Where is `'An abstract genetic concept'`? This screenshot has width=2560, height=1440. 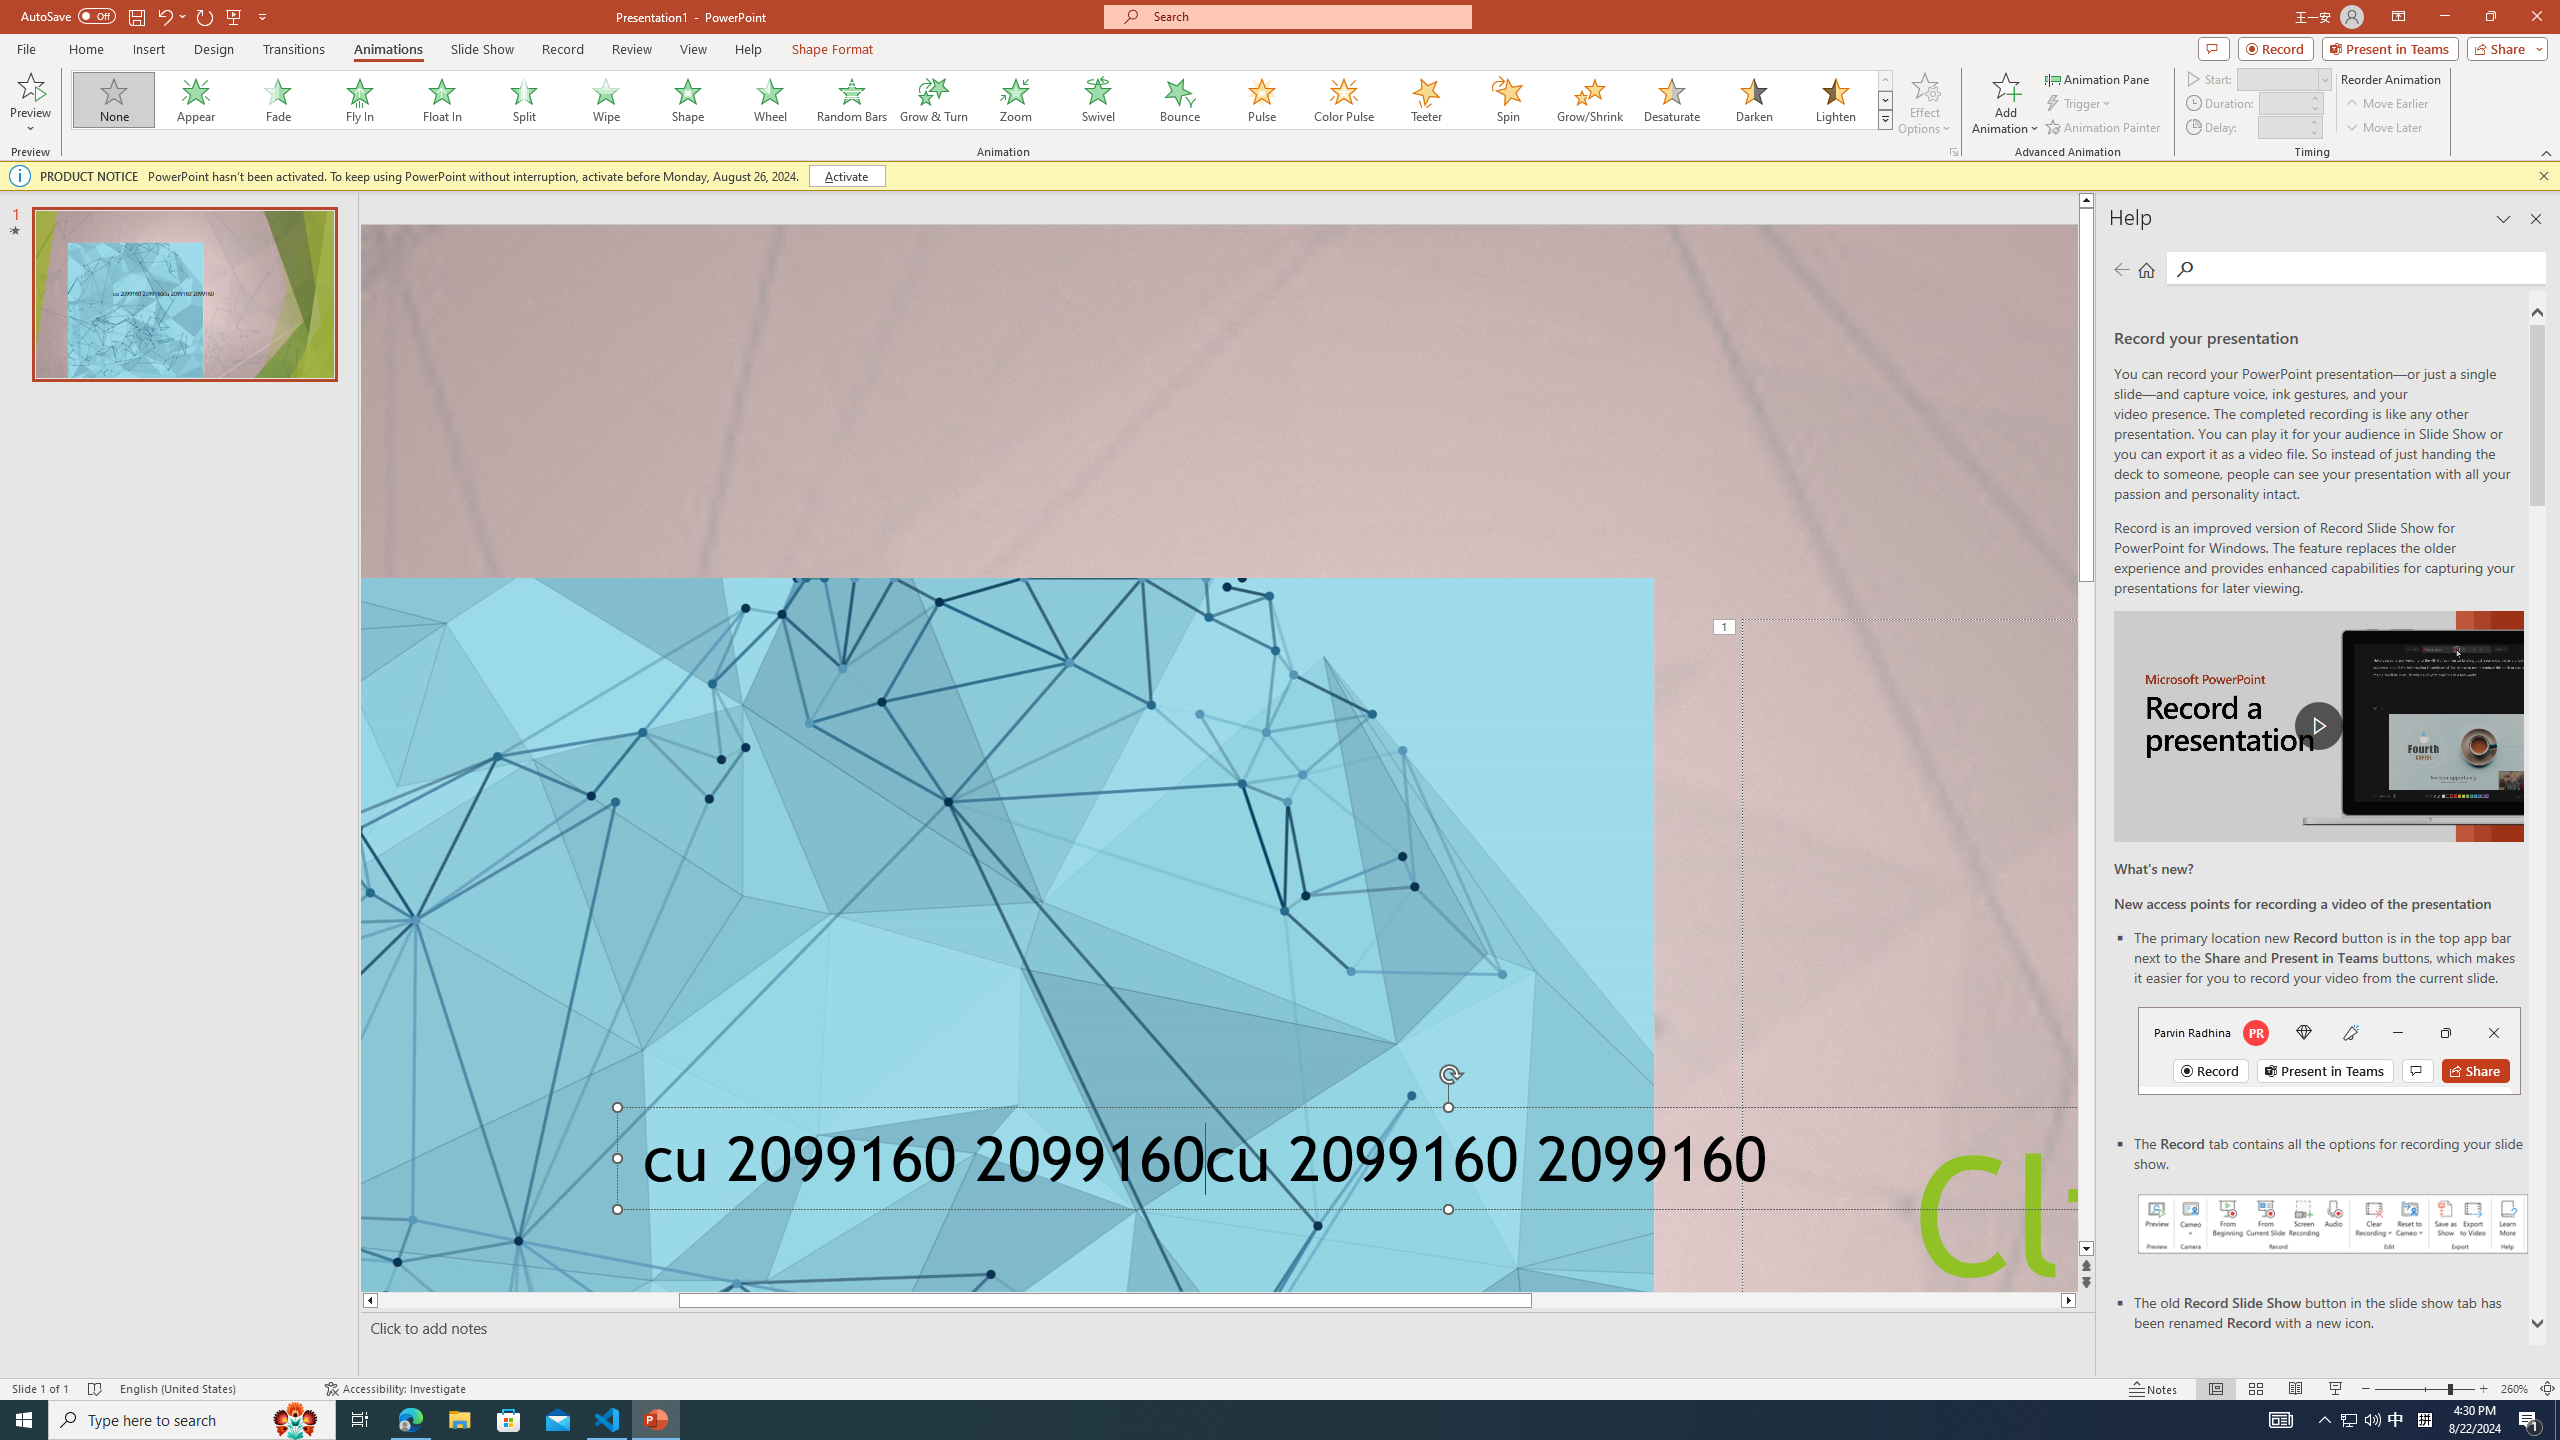
'An abstract genetic concept' is located at coordinates (1218, 758).